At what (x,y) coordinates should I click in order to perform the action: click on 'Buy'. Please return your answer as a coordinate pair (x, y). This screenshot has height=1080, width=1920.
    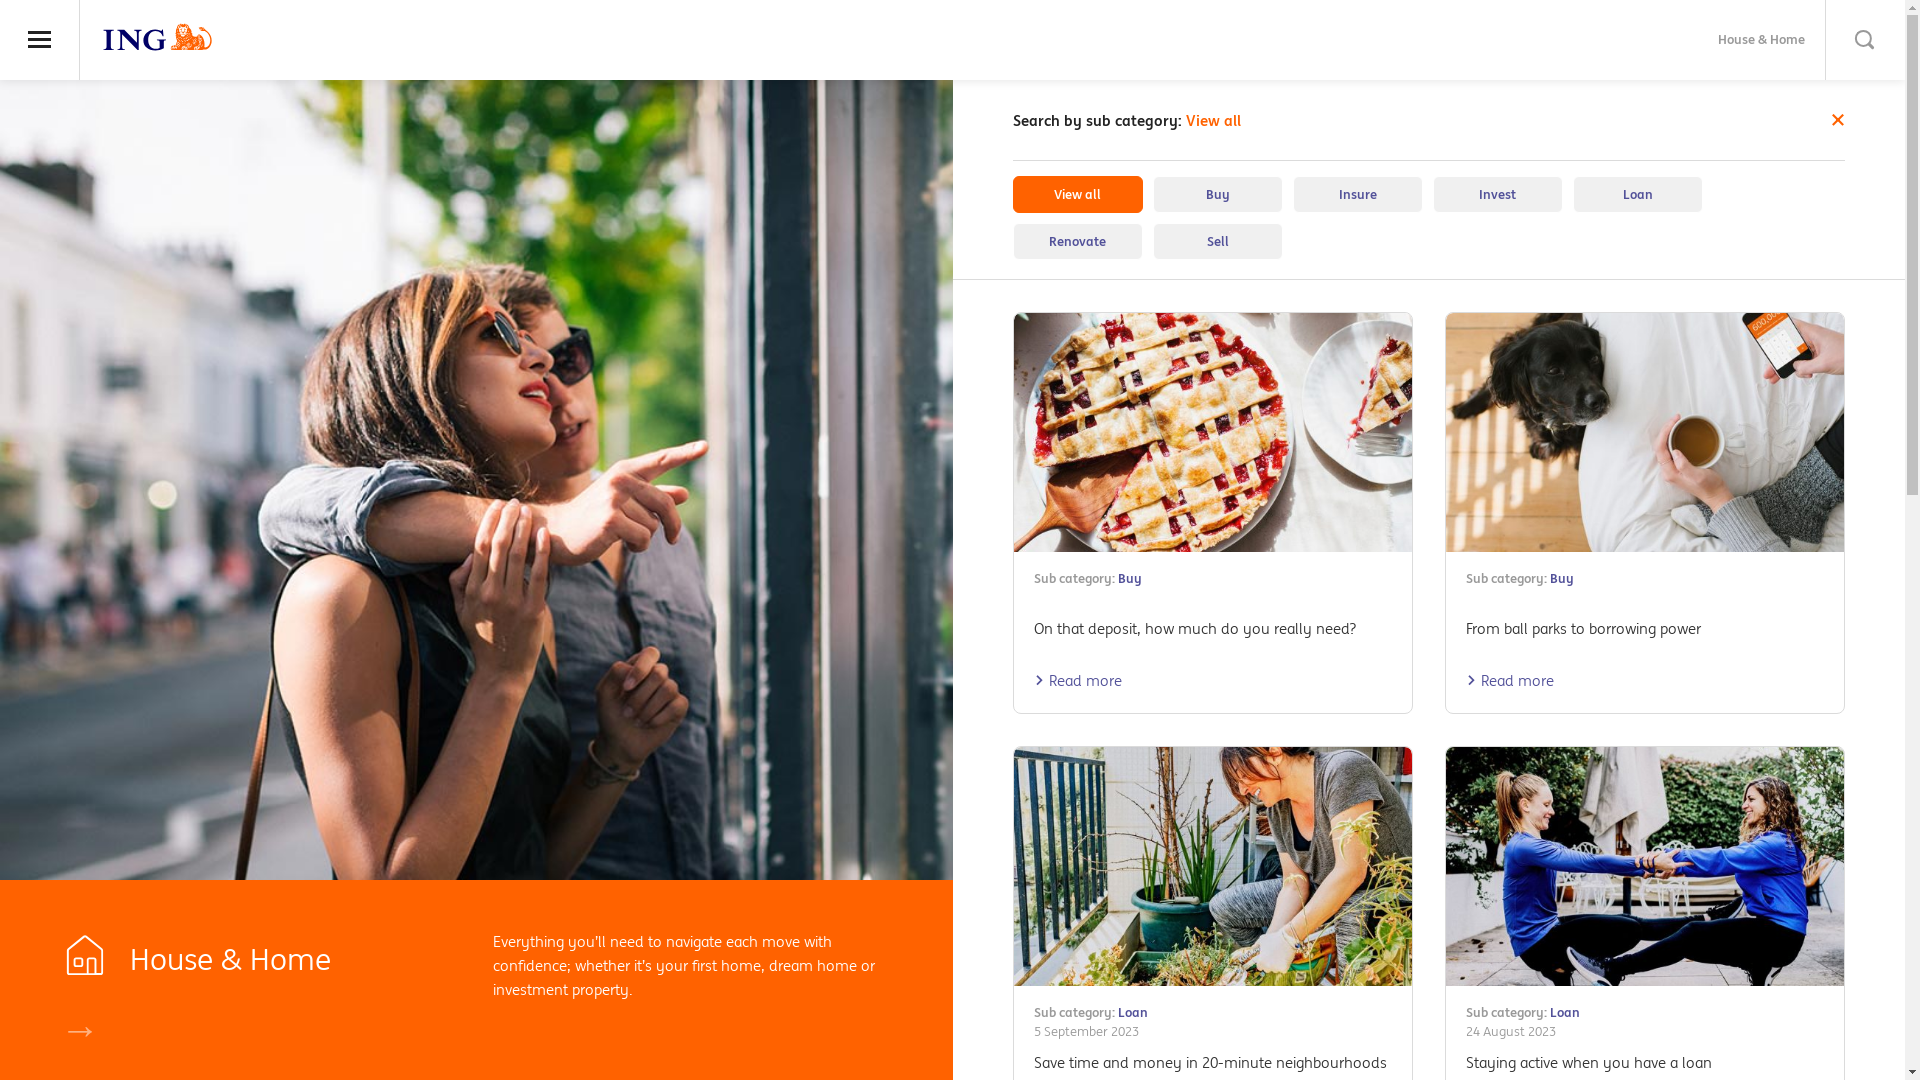
    Looking at the image, I should click on (1560, 578).